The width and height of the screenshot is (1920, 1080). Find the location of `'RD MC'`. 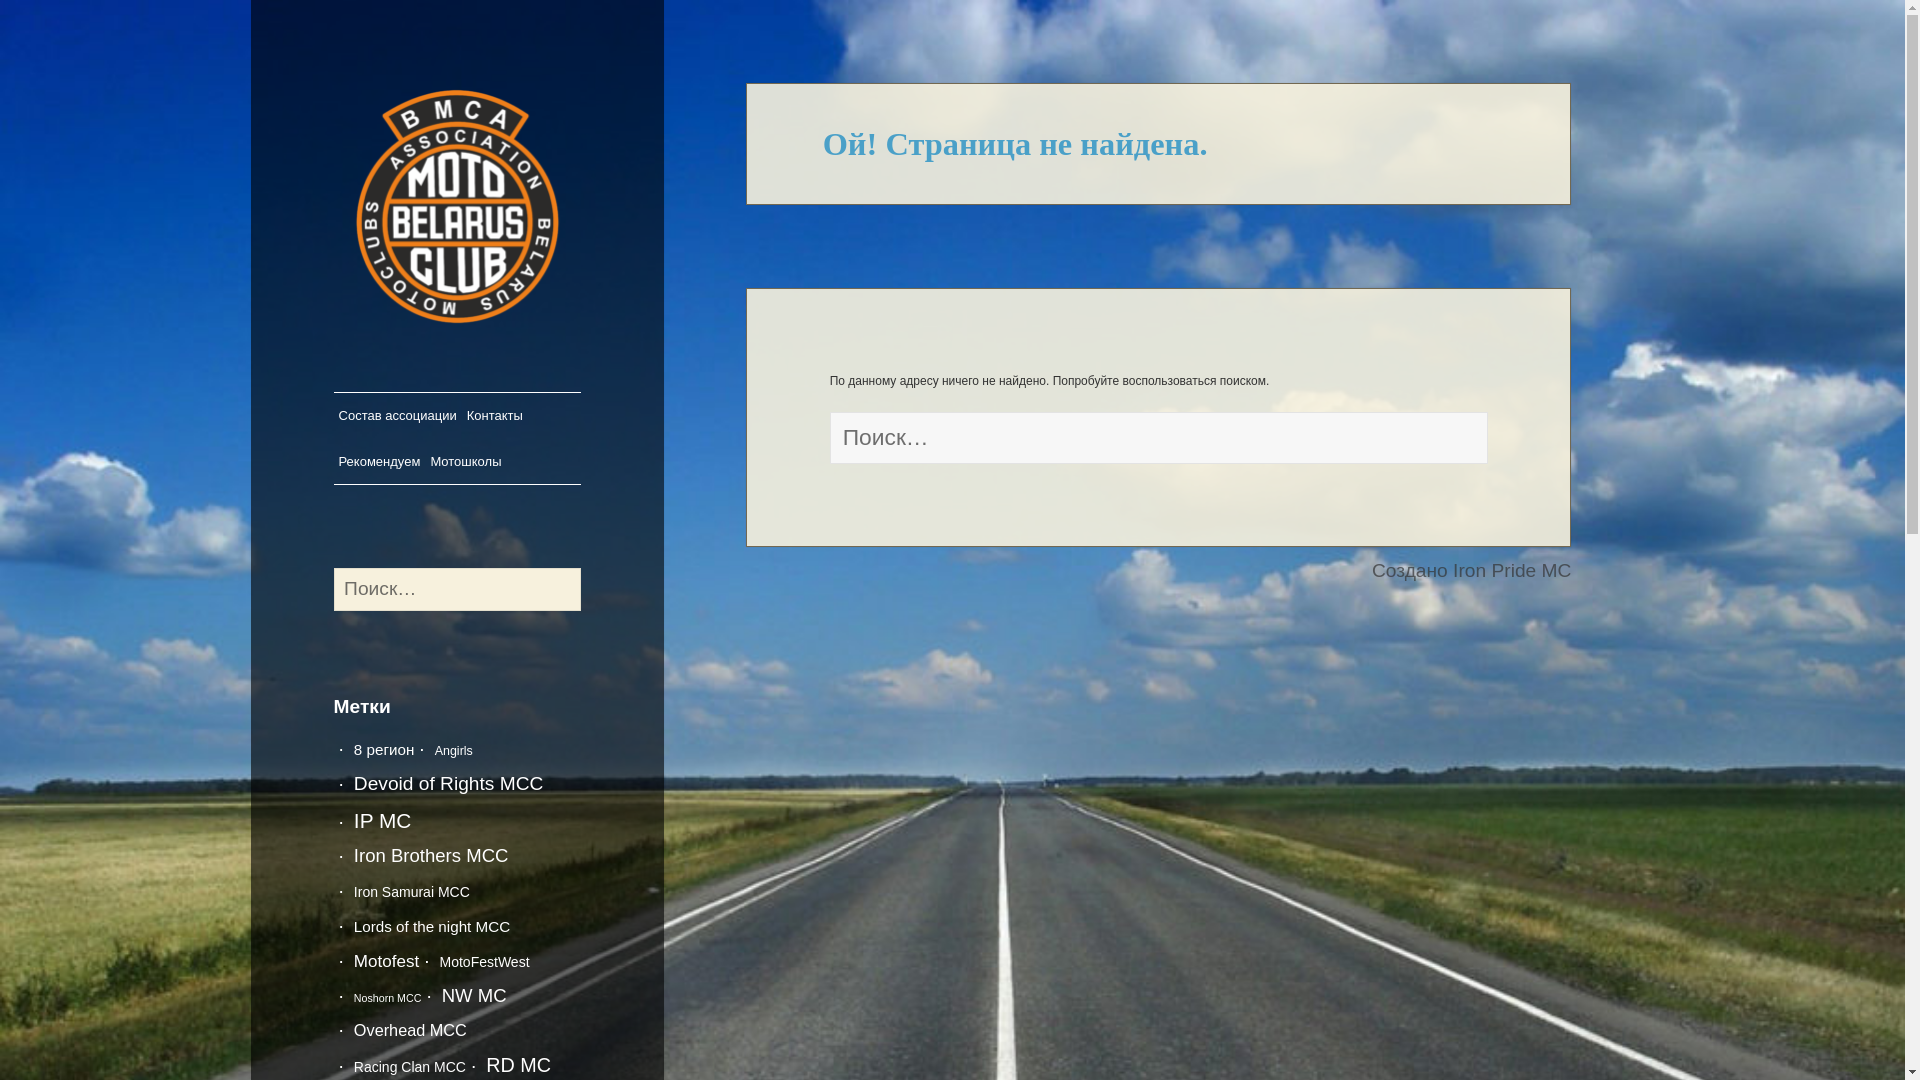

'RD MC' is located at coordinates (518, 1063).